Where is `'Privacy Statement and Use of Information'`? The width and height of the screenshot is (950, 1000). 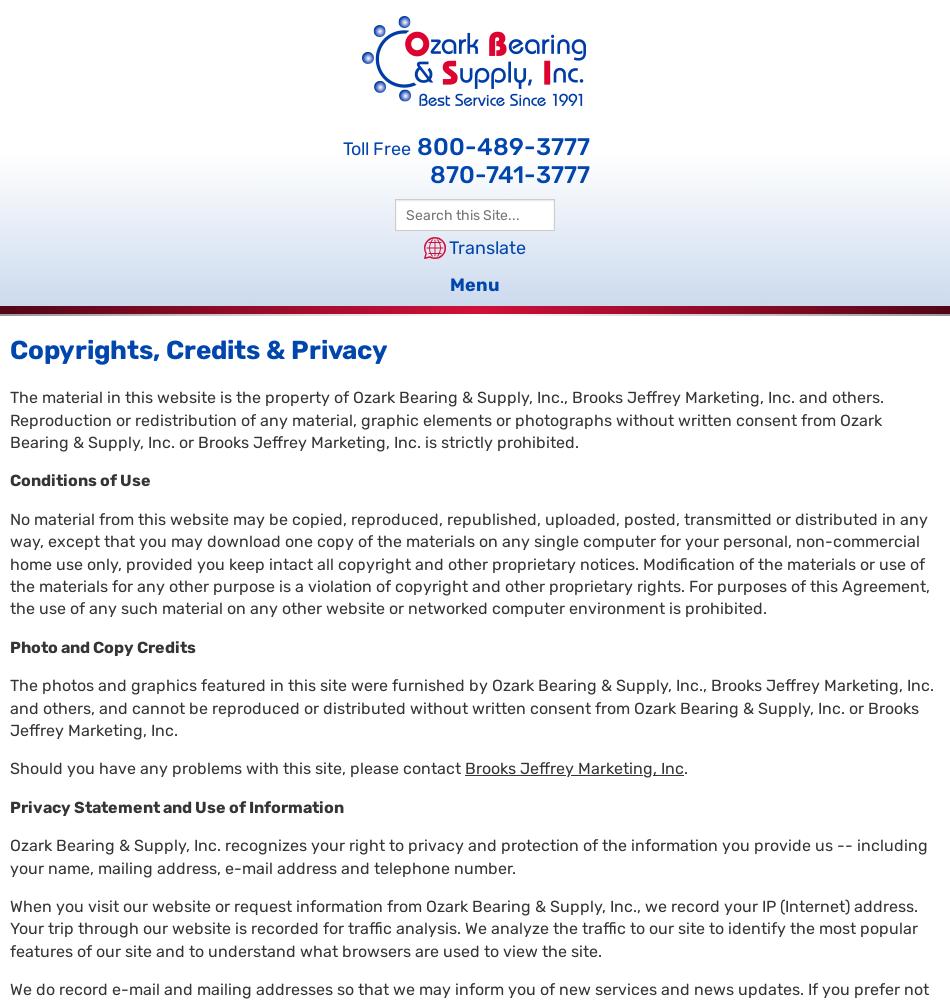
'Privacy Statement and Use of Information' is located at coordinates (176, 806).